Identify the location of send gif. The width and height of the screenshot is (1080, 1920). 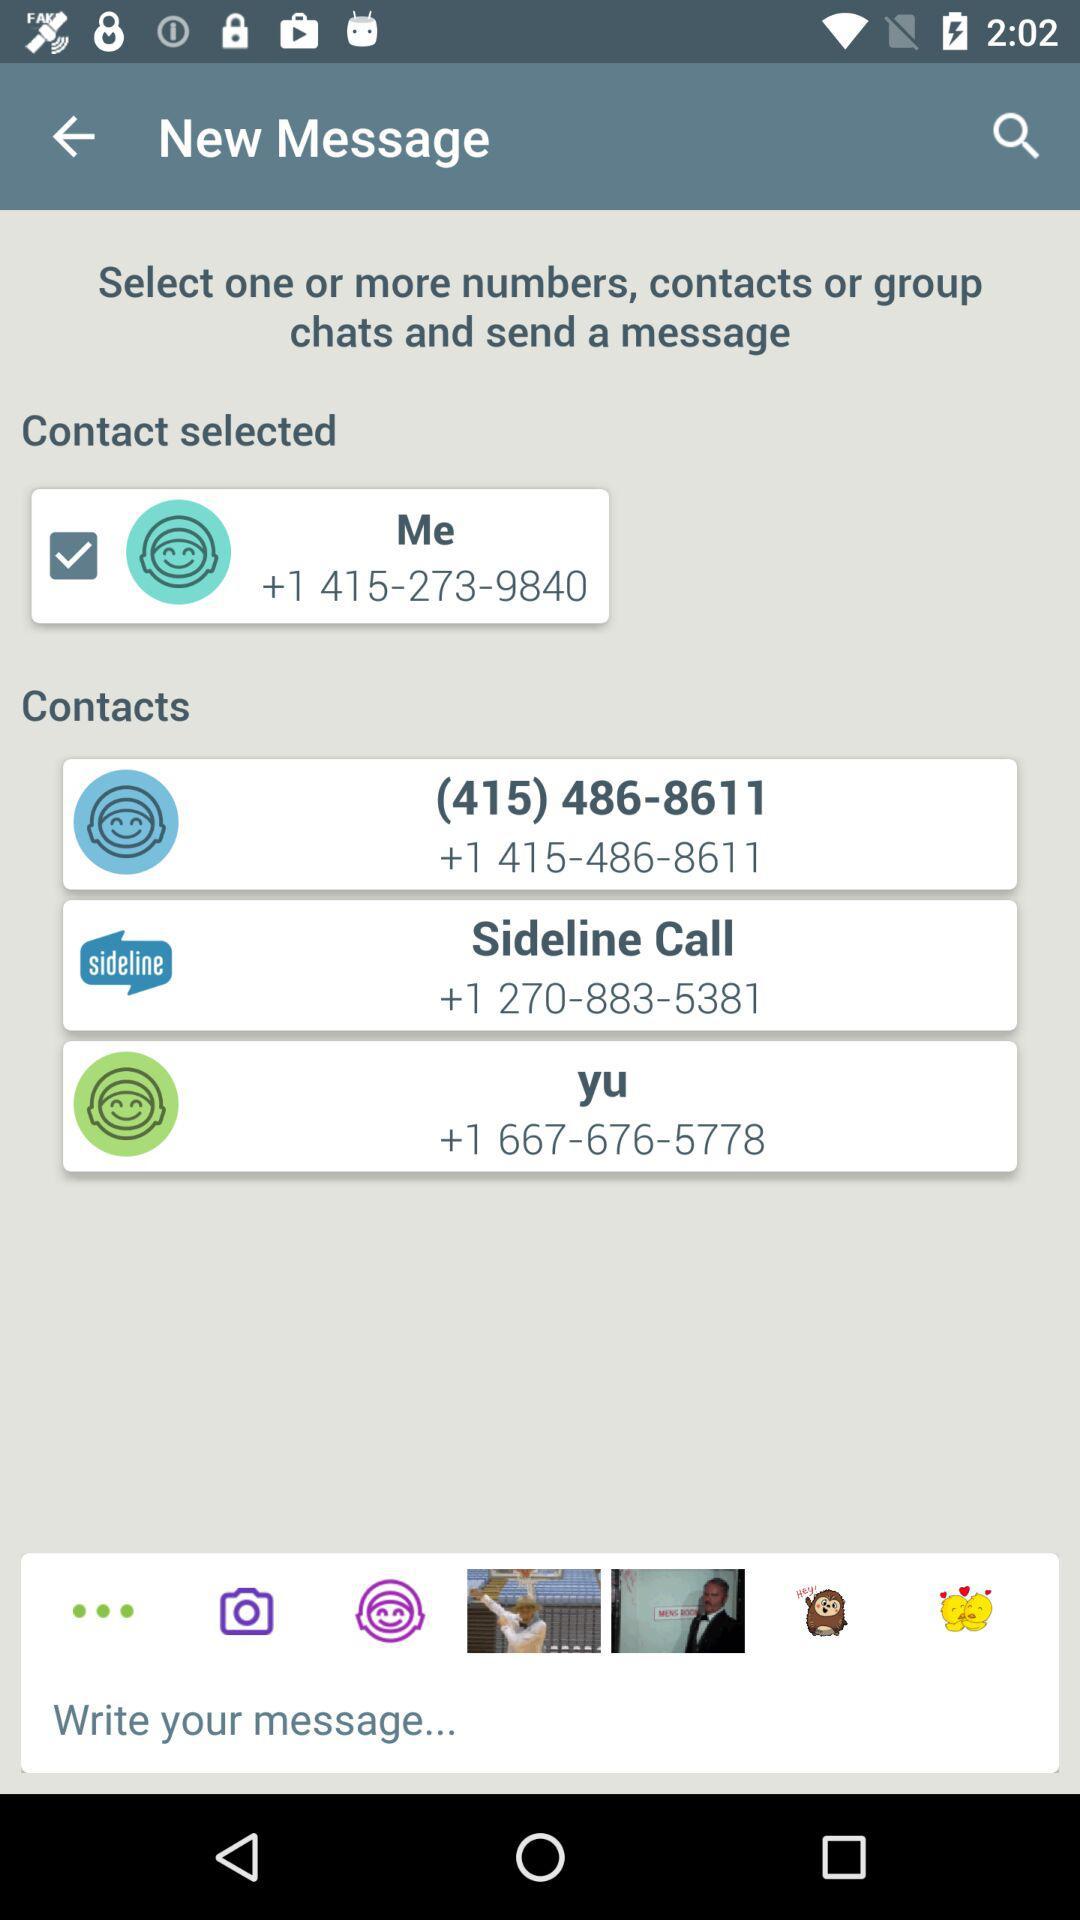
(821, 1611).